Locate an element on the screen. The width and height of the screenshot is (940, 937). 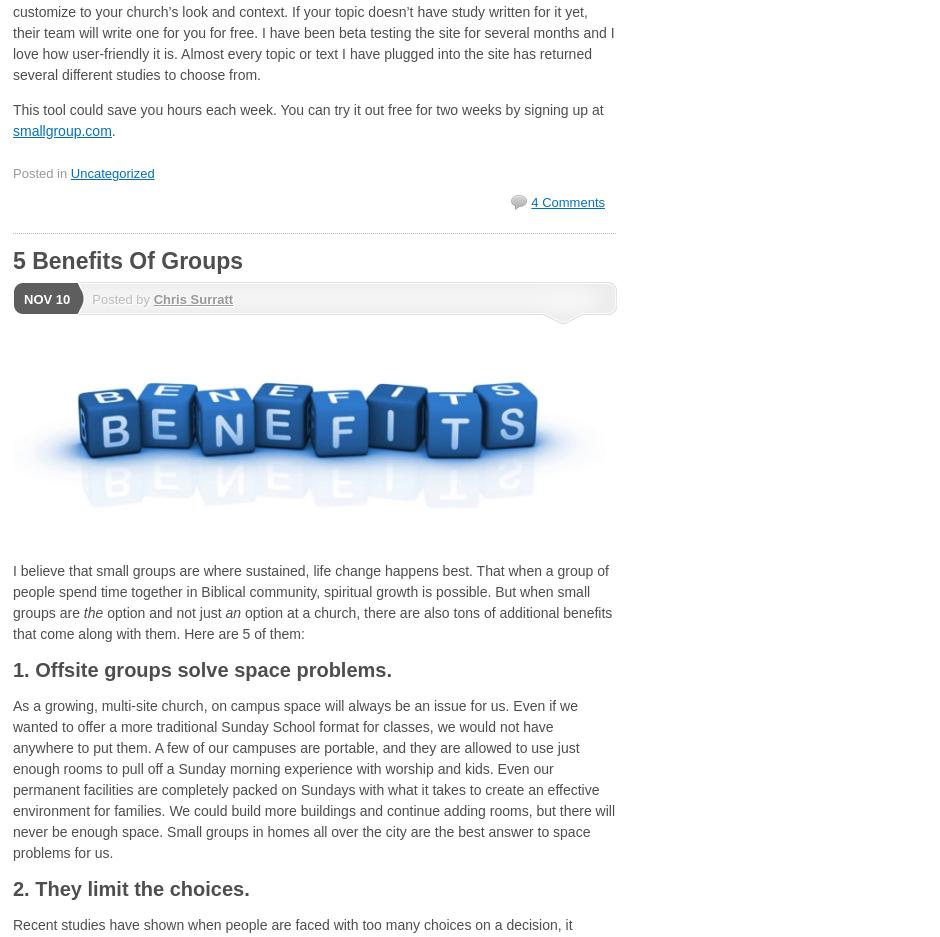
'smallgroup.com' is located at coordinates (61, 130).